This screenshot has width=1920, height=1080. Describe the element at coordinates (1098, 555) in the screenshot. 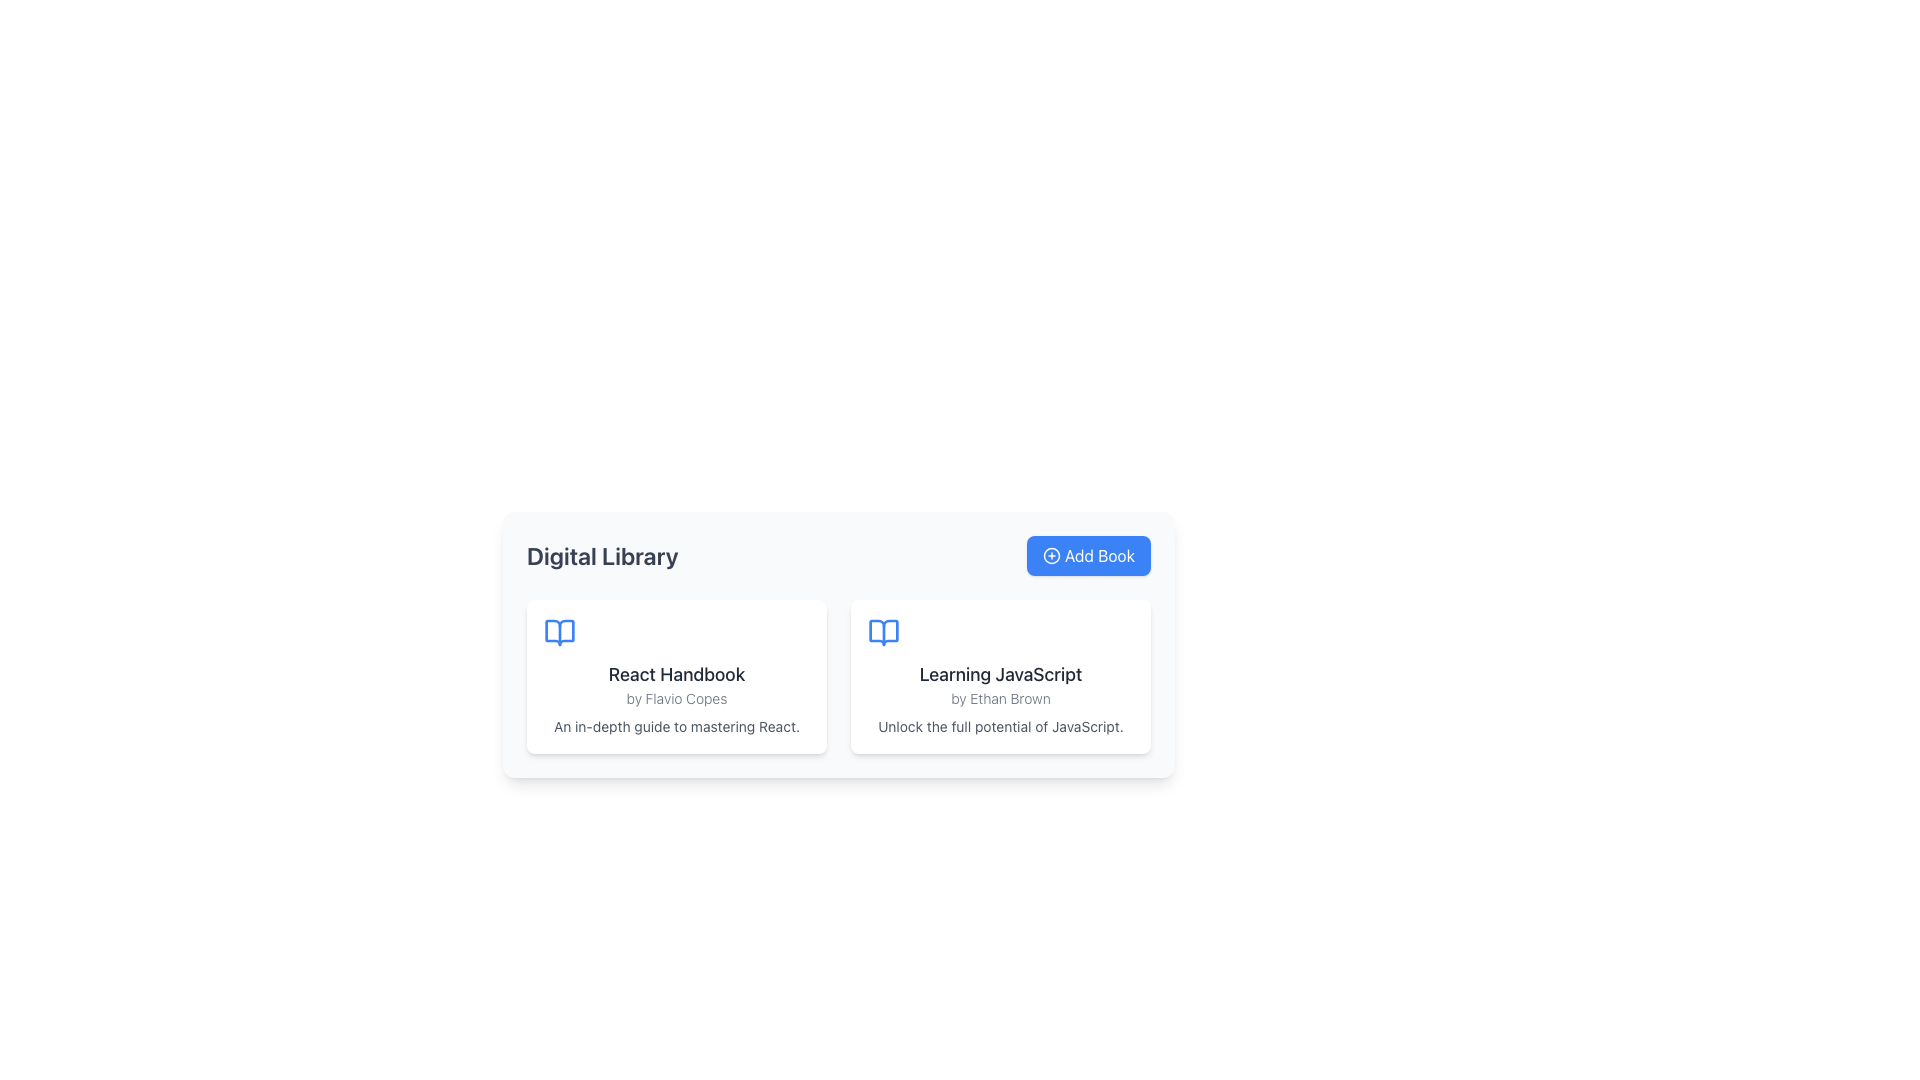

I see `the button that contains the text label for adding a new book entry, located at the top-right corner of the 'Digital Library' section` at that location.